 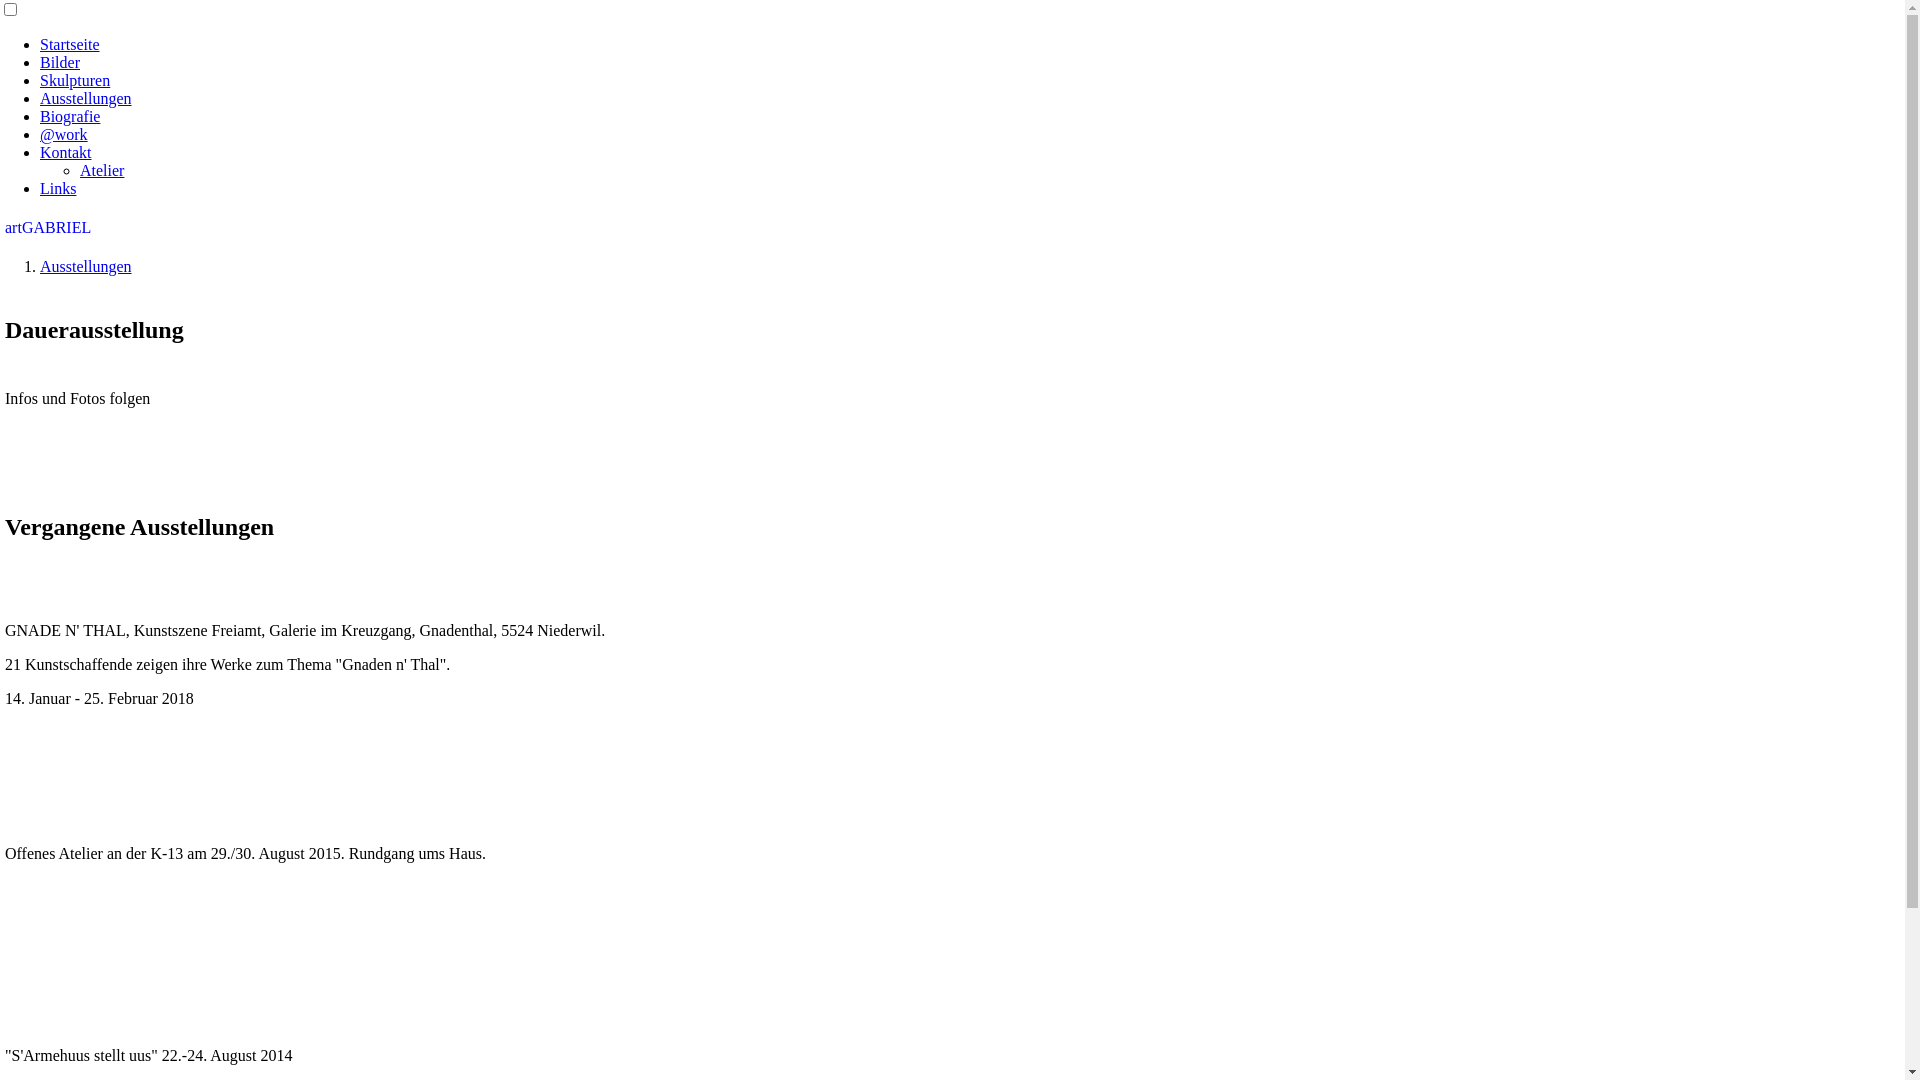 I want to click on 'Links', so click(x=39, y=188).